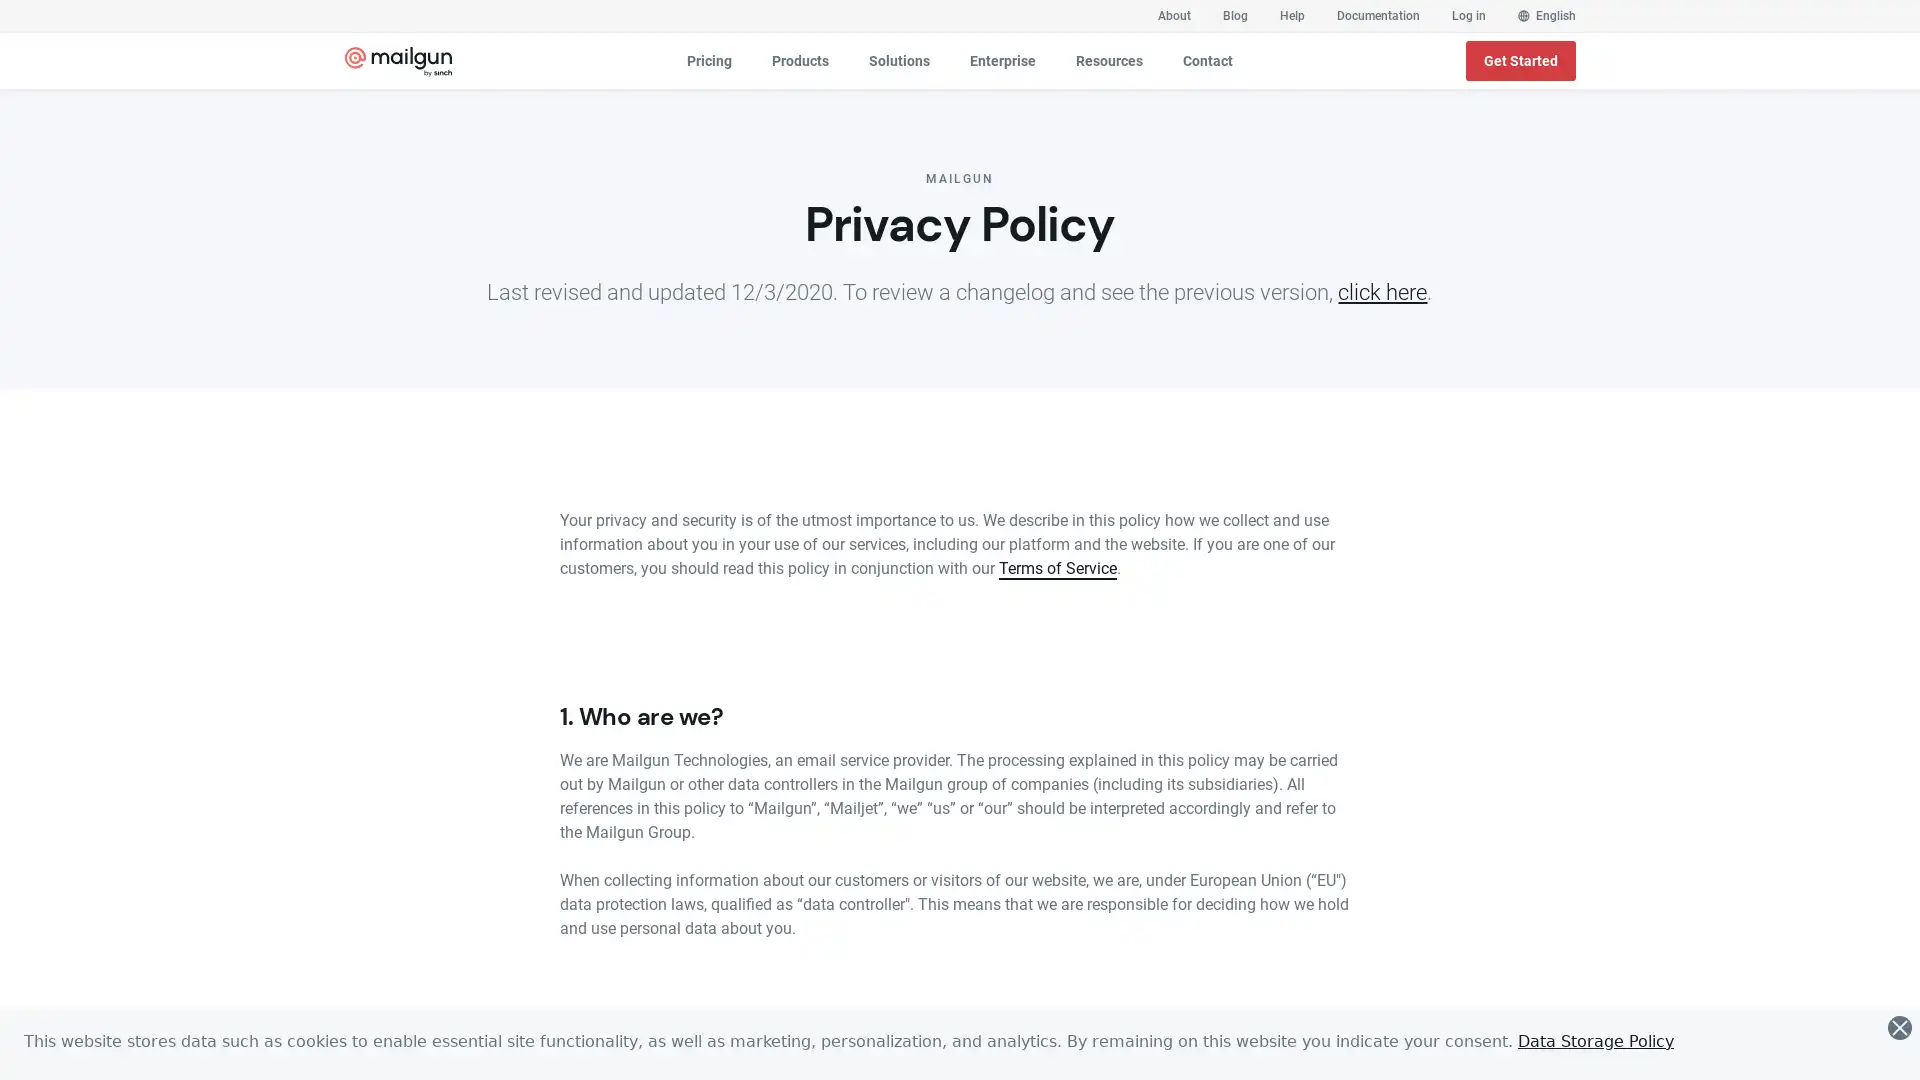 The height and width of the screenshot is (1080, 1920). Describe the element at coordinates (1174, 15) in the screenshot. I see `About` at that location.